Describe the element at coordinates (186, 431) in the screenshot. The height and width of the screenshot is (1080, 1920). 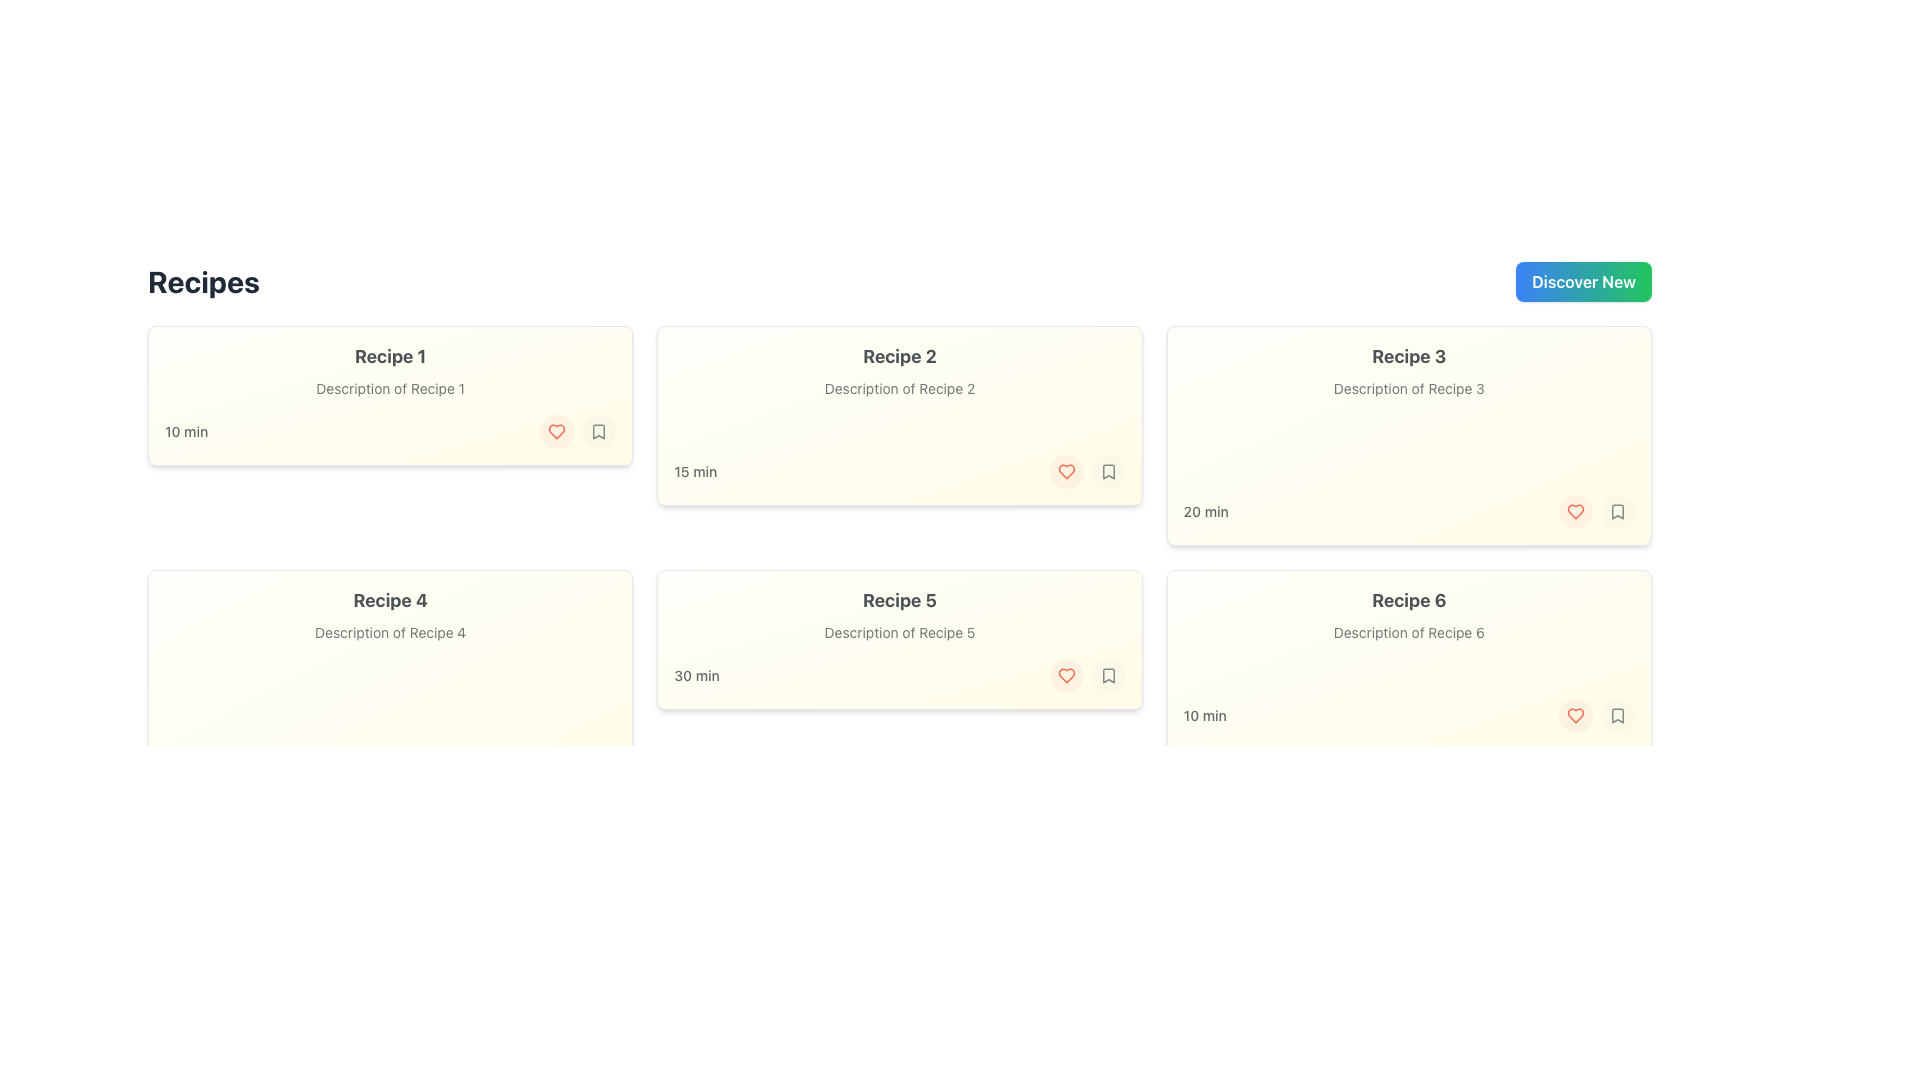
I see `the text label that indicates '10 min', which is in a gray font located within the first recipe card in the grid layout, below the recipe title` at that location.